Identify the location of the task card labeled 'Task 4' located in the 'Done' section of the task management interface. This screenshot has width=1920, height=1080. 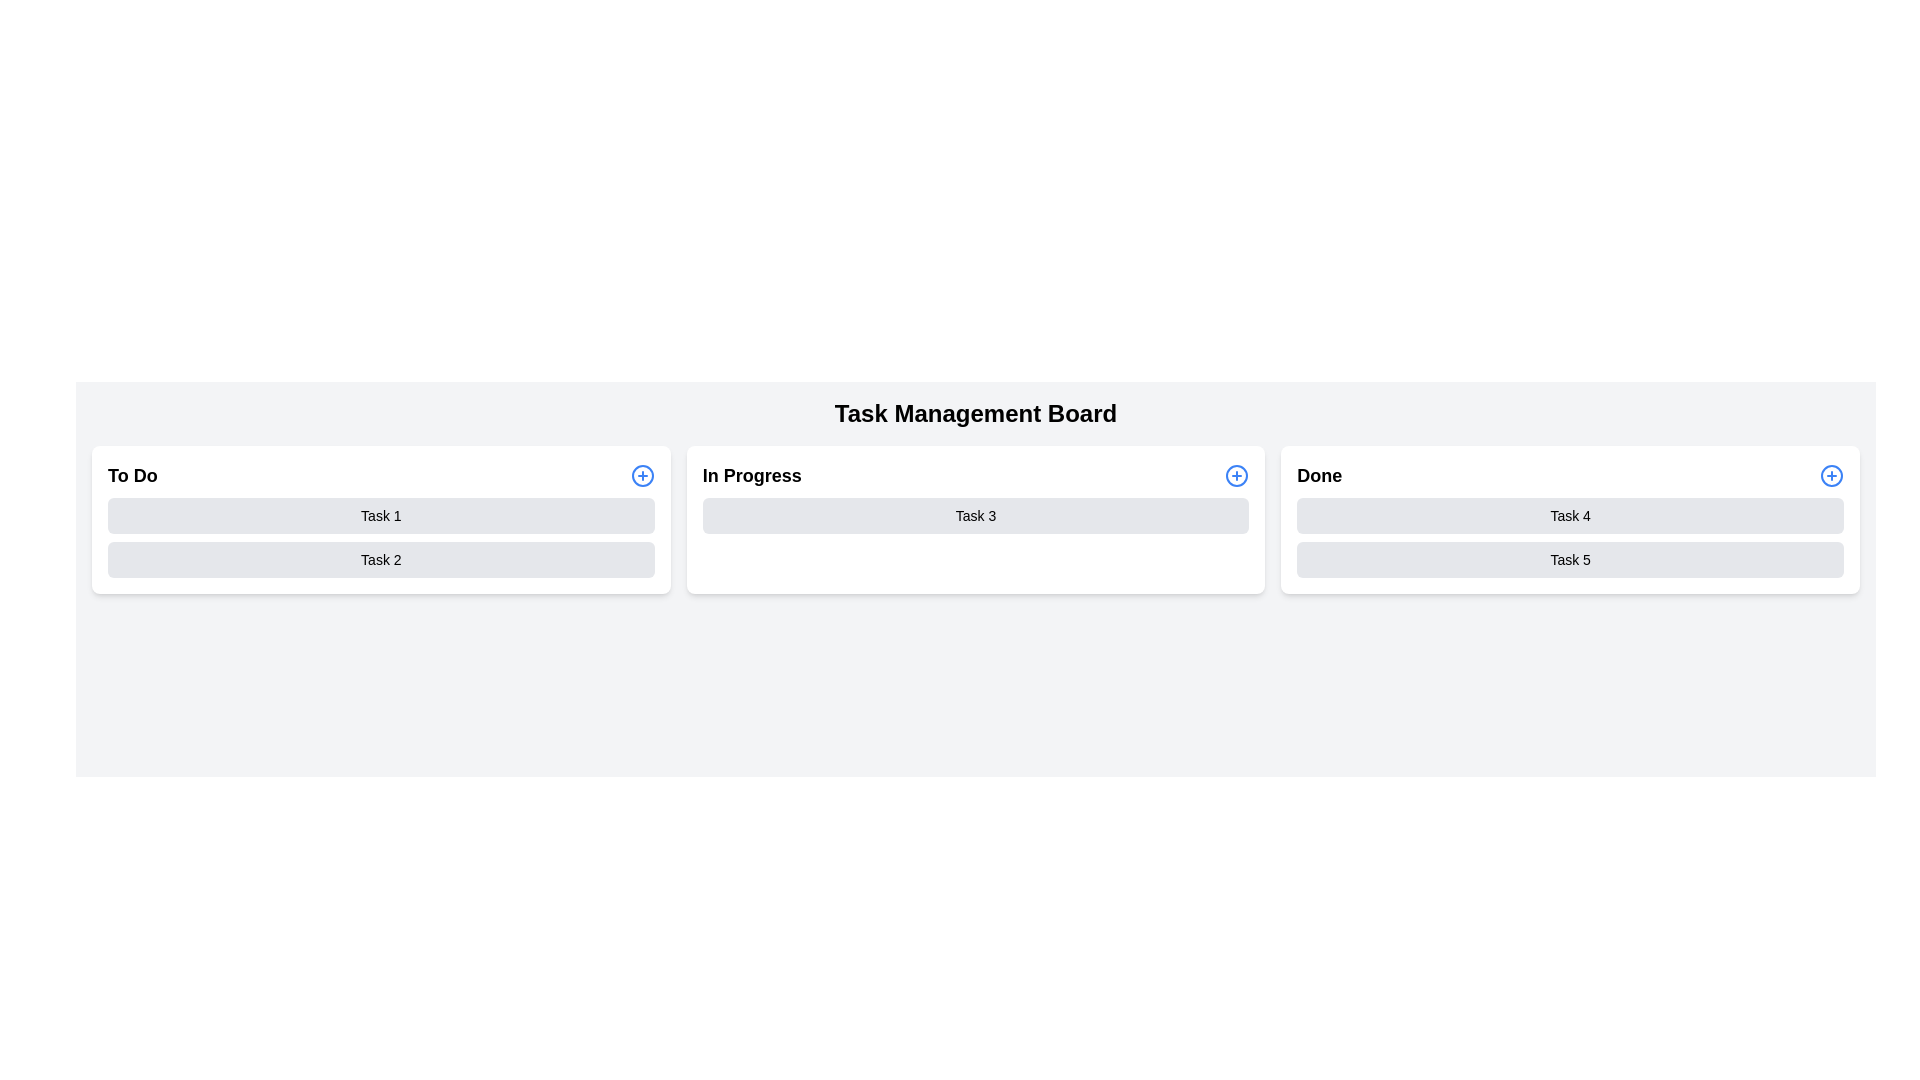
(1569, 515).